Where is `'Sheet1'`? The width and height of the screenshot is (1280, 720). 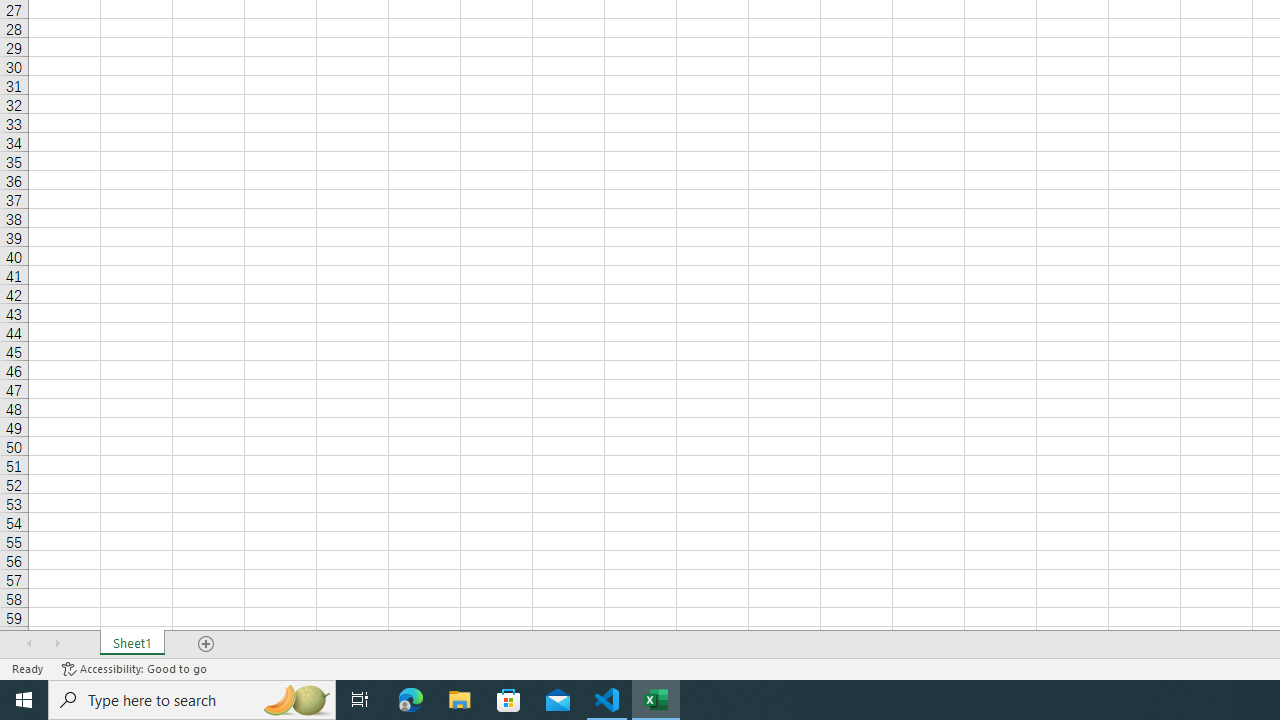
'Sheet1' is located at coordinates (131, 644).